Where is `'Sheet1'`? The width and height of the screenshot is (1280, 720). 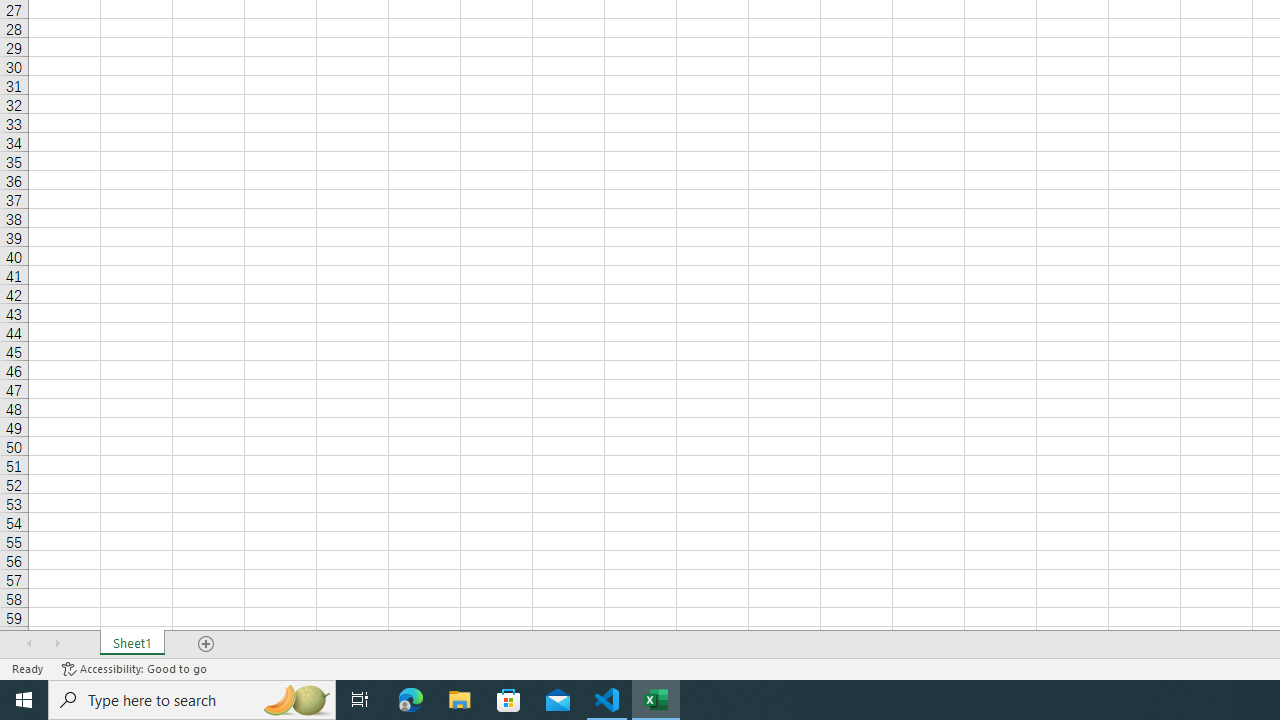
'Sheet1' is located at coordinates (131, 644).